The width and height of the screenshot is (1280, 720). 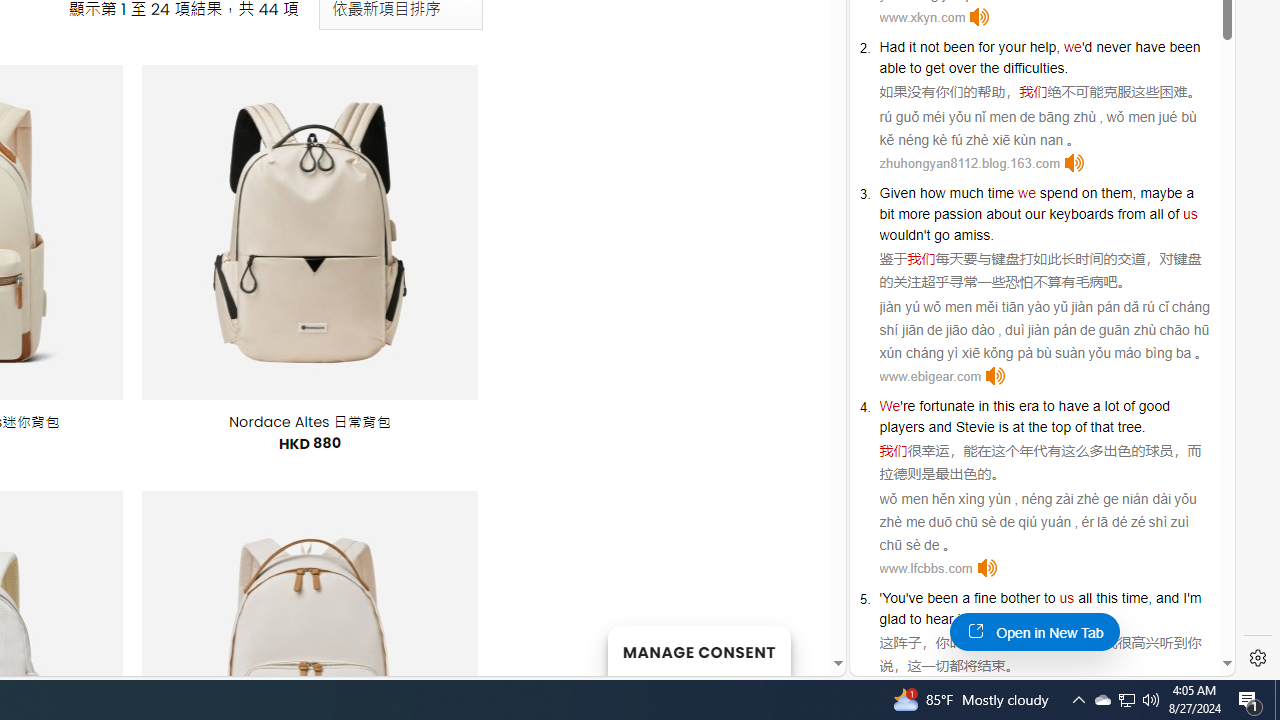 I want to click on 'we', so click(x=1026, y=192).